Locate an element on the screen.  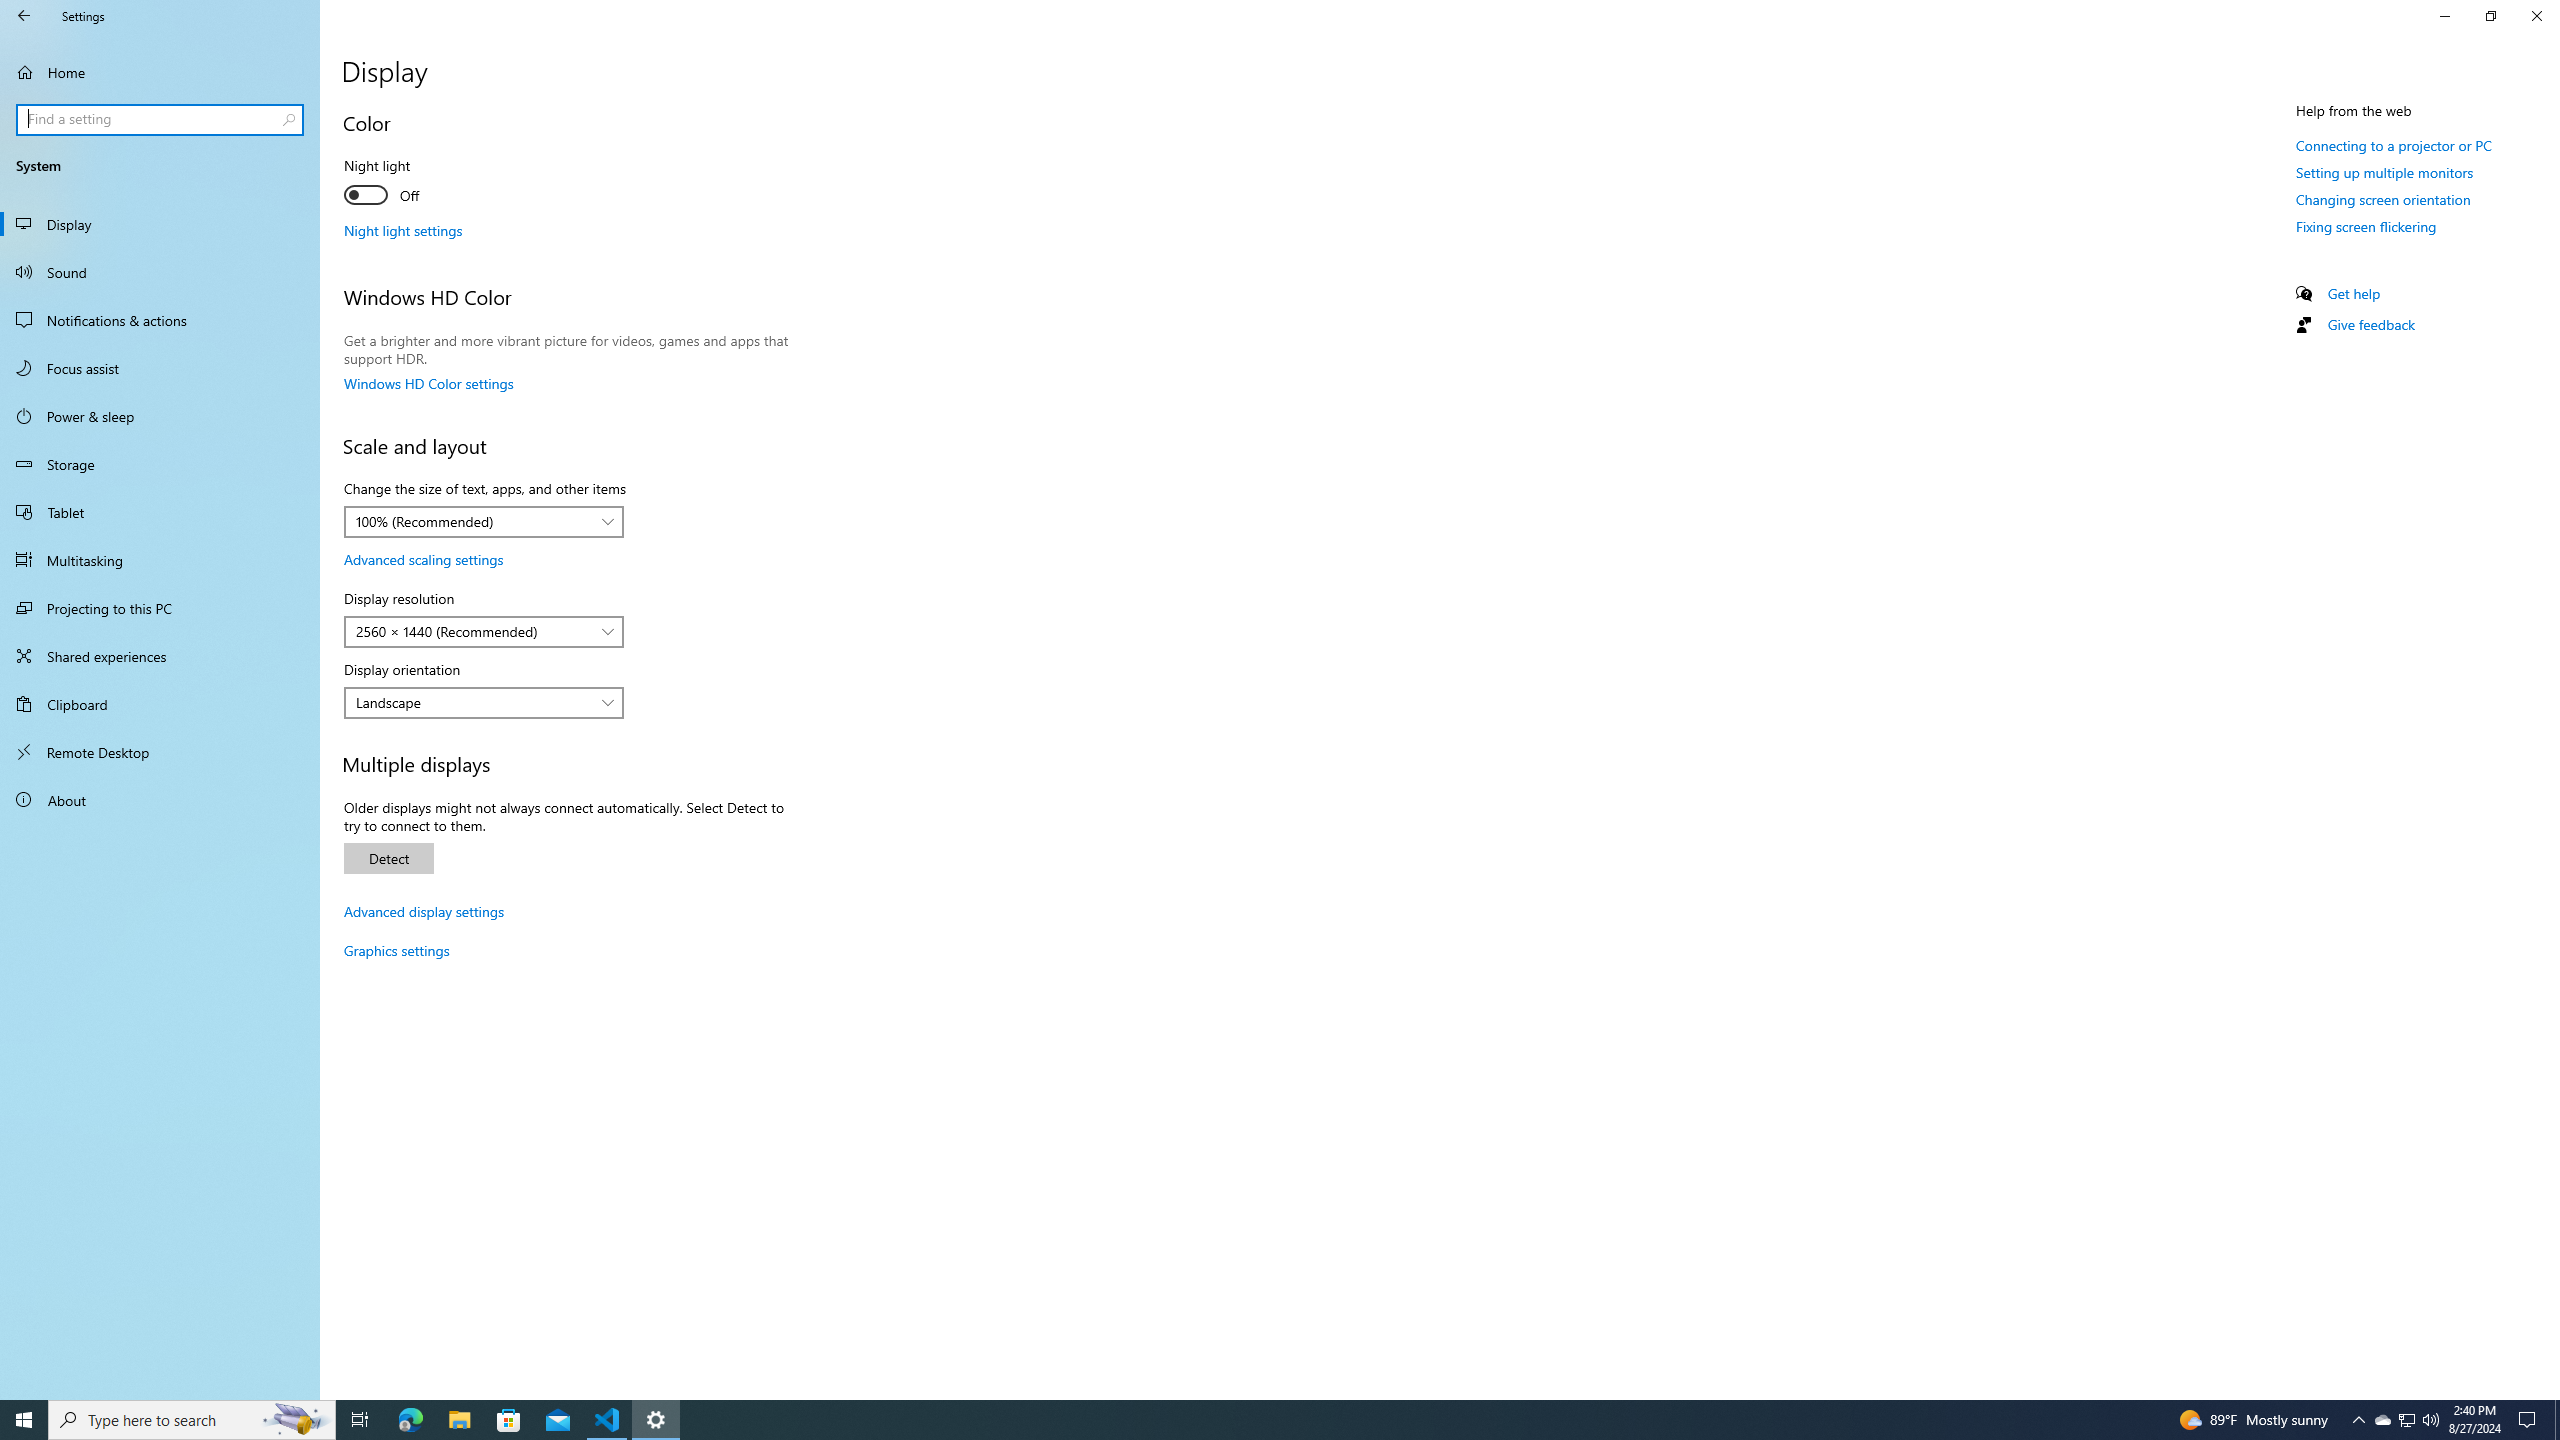
'Night light' is located at coordinates (416, 183).